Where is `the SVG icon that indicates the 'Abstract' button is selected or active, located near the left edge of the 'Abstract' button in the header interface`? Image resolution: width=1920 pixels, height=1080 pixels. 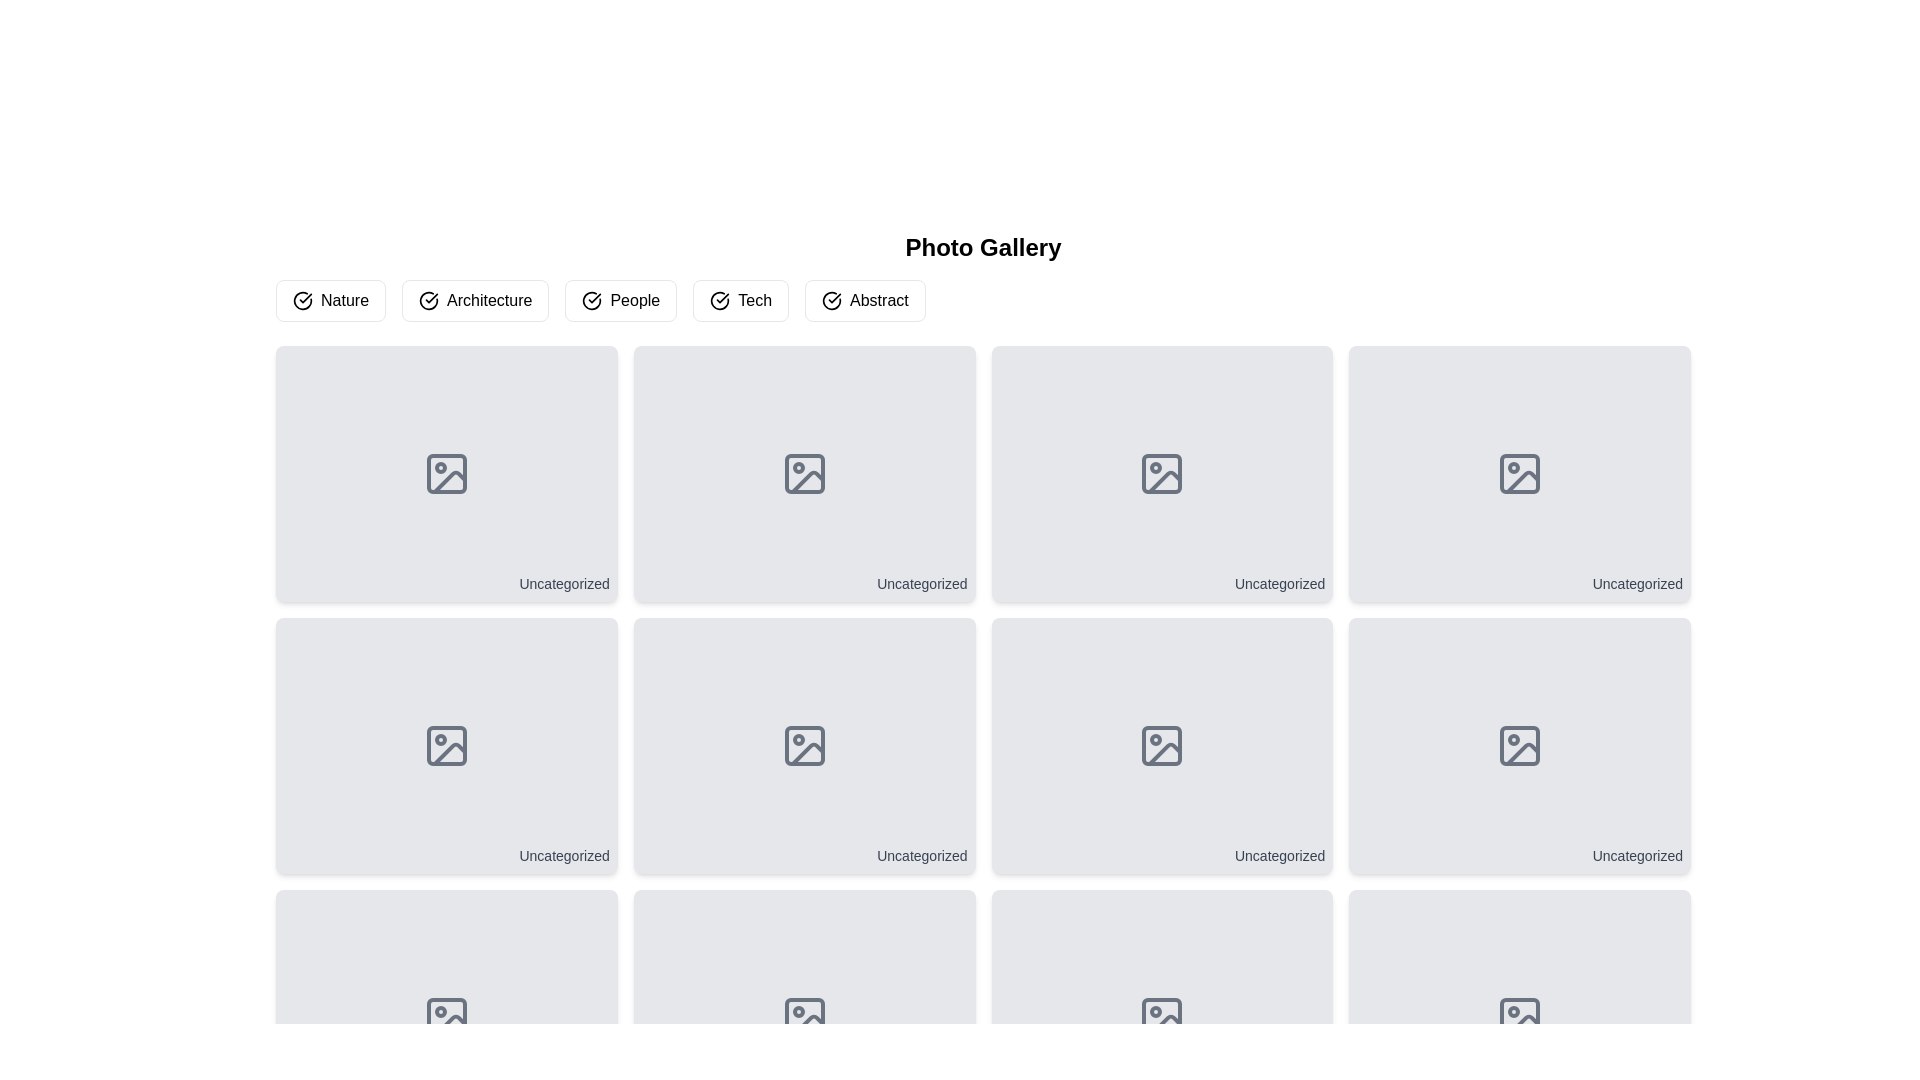 the SVG icon that indicates the 'Abstract' button is selected or active, located near the left edge of the 'Abstract' button in the header interface is located at coordinates (831, 300).